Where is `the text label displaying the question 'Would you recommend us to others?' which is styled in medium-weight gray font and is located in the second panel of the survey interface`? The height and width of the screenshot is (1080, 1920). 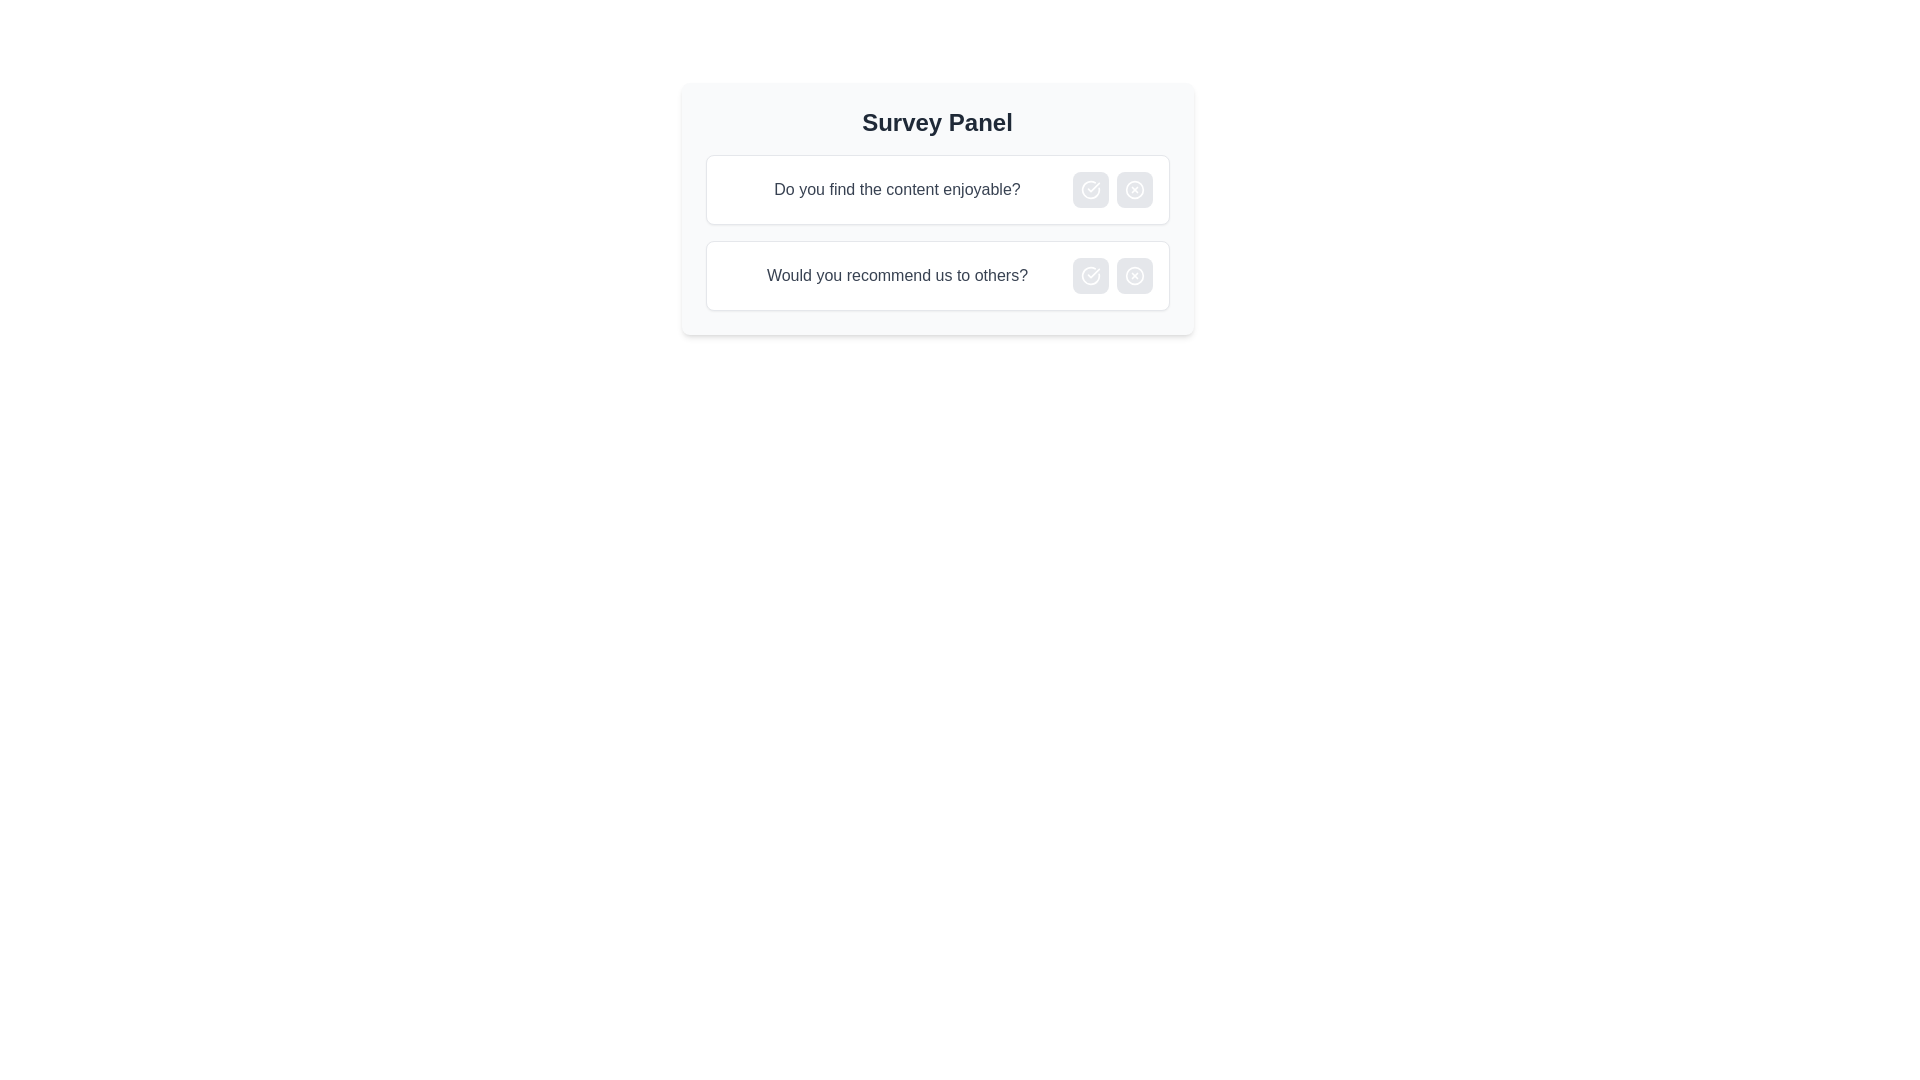
the text label displaying the question 'Would you recommend us to others?' which is styled in medium-weight gray font and is located in the second panel of the survey interface is located at coordinates (896, 276).